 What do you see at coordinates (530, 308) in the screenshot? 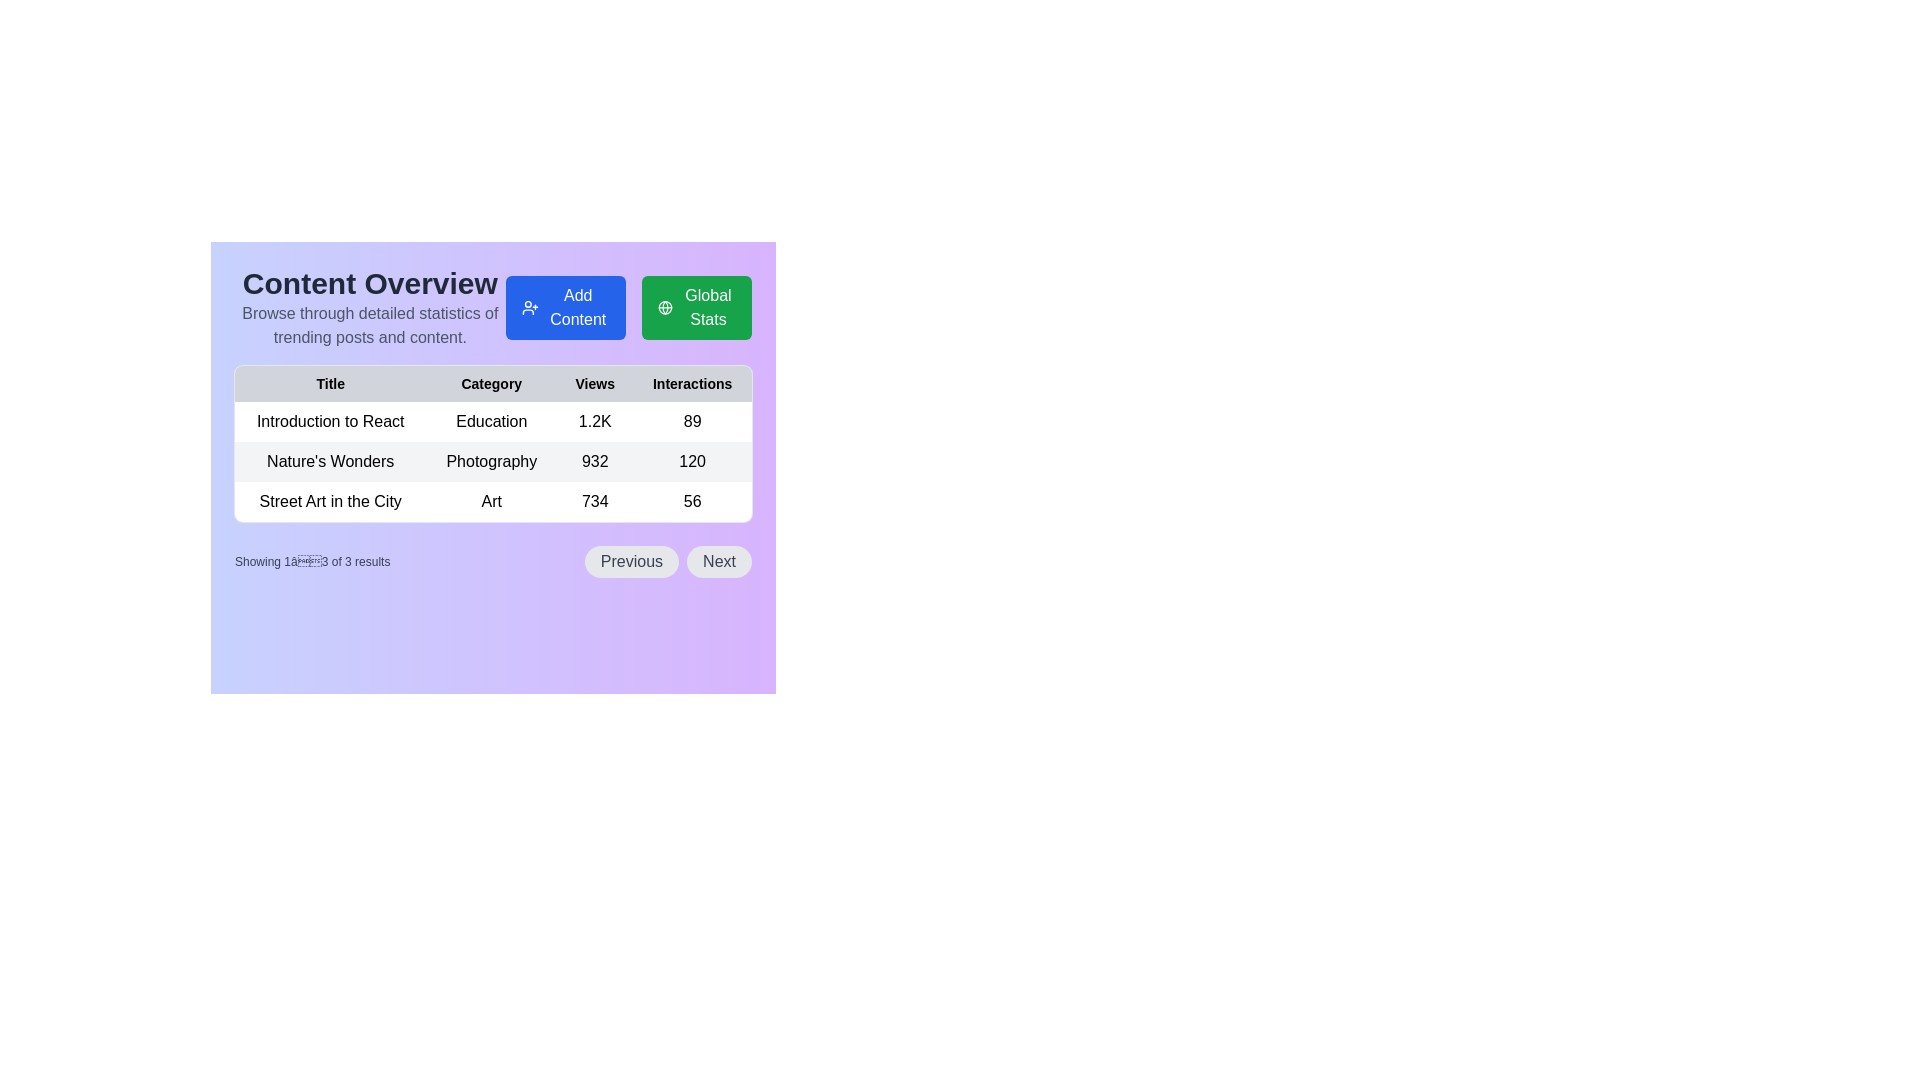
I see `the user-plus icon within the 'Add Content' button, which is a circular user silhouette with a plus sign on a blue background, located centrally at the top of the interface` at bounding box center [530, 308].